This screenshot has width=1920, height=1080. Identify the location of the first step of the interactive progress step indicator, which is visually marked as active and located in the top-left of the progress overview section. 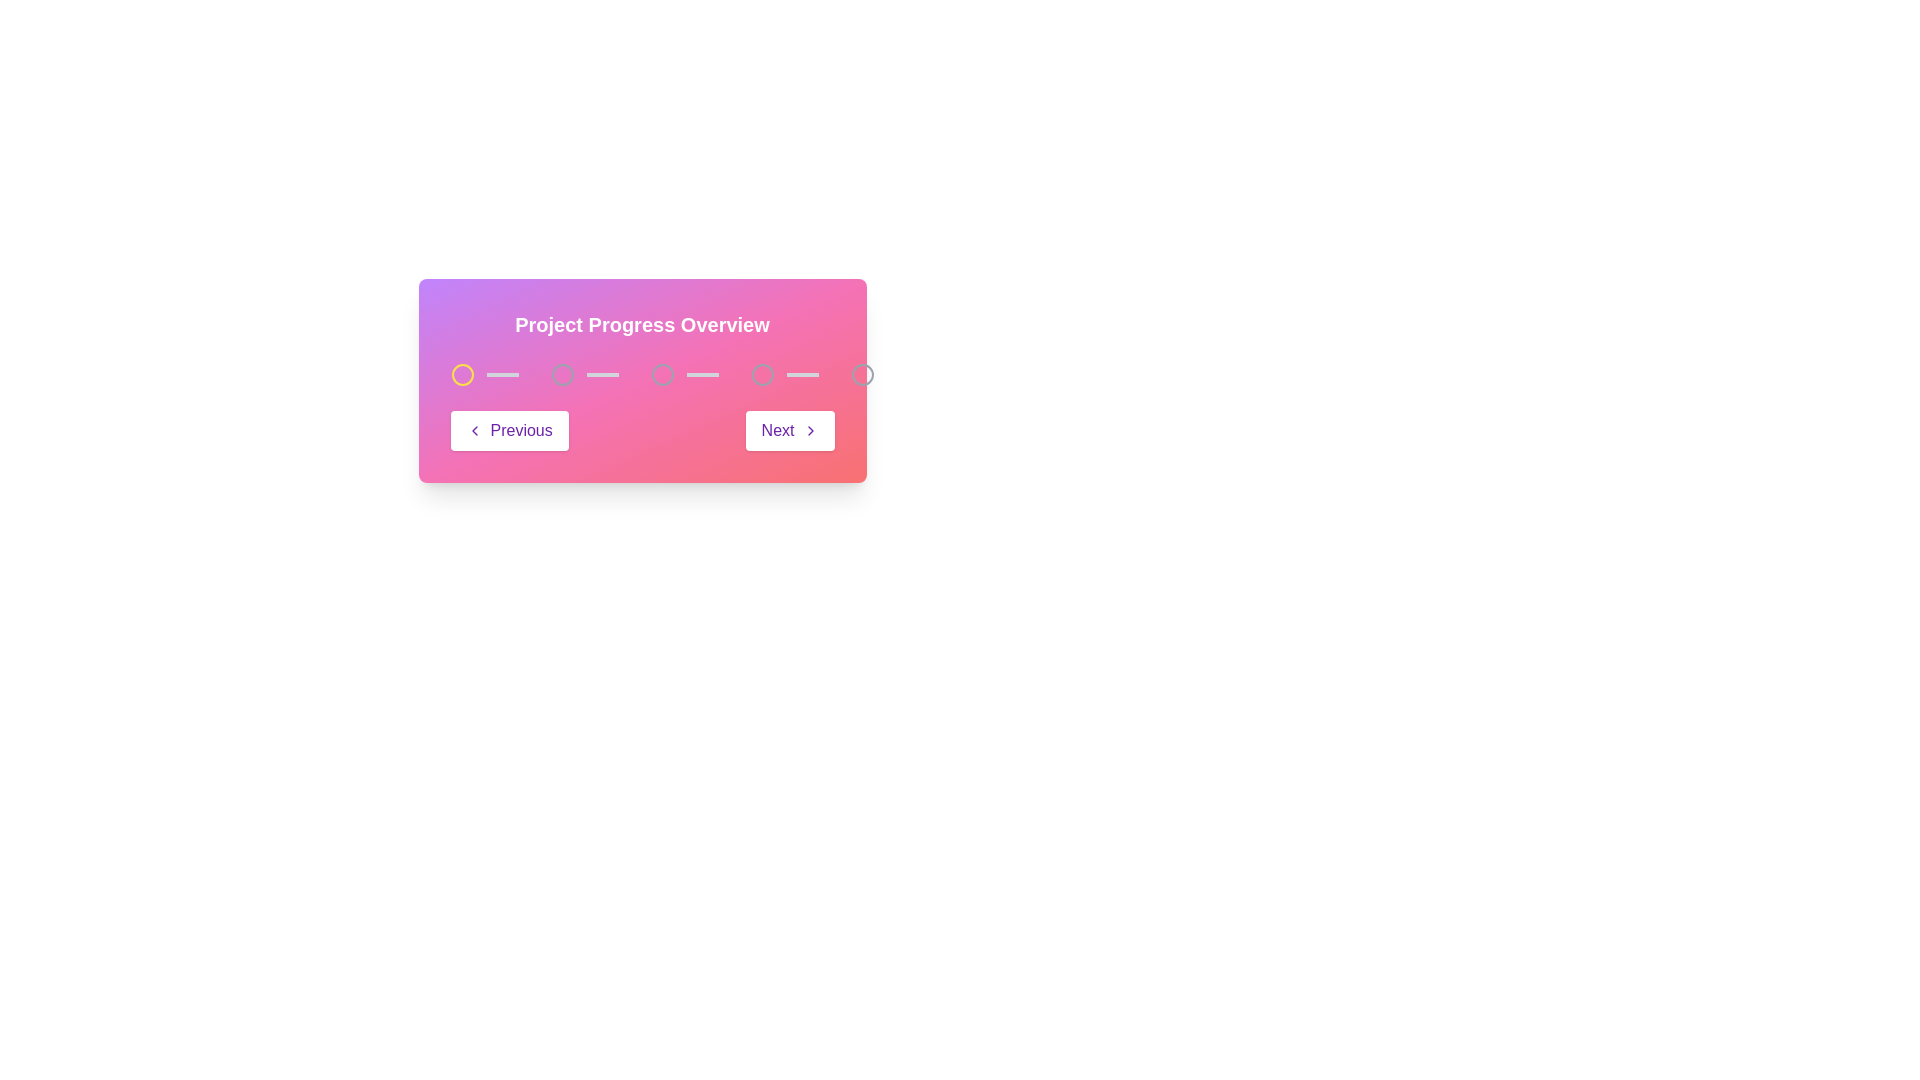
(484, 374).